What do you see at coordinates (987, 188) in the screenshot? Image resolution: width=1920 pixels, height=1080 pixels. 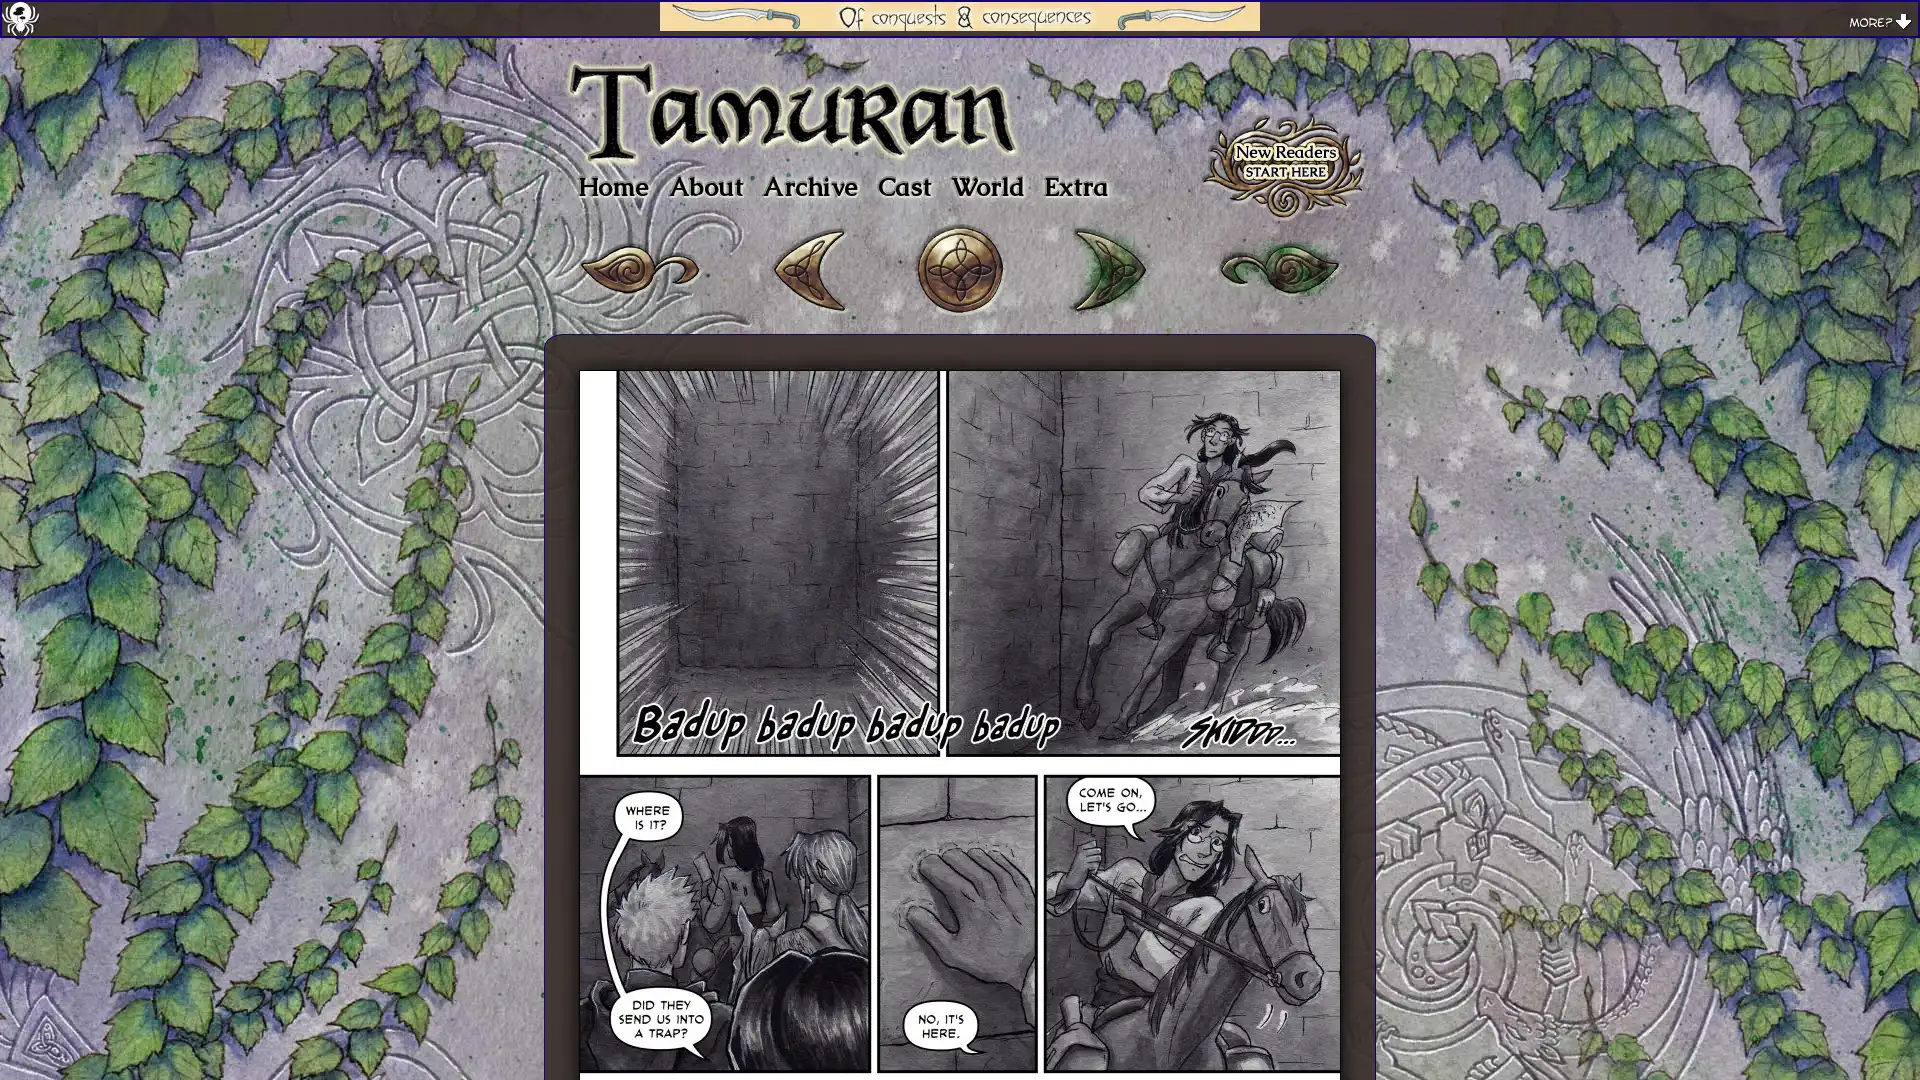 I see `World` at bounding box center [987, 188].